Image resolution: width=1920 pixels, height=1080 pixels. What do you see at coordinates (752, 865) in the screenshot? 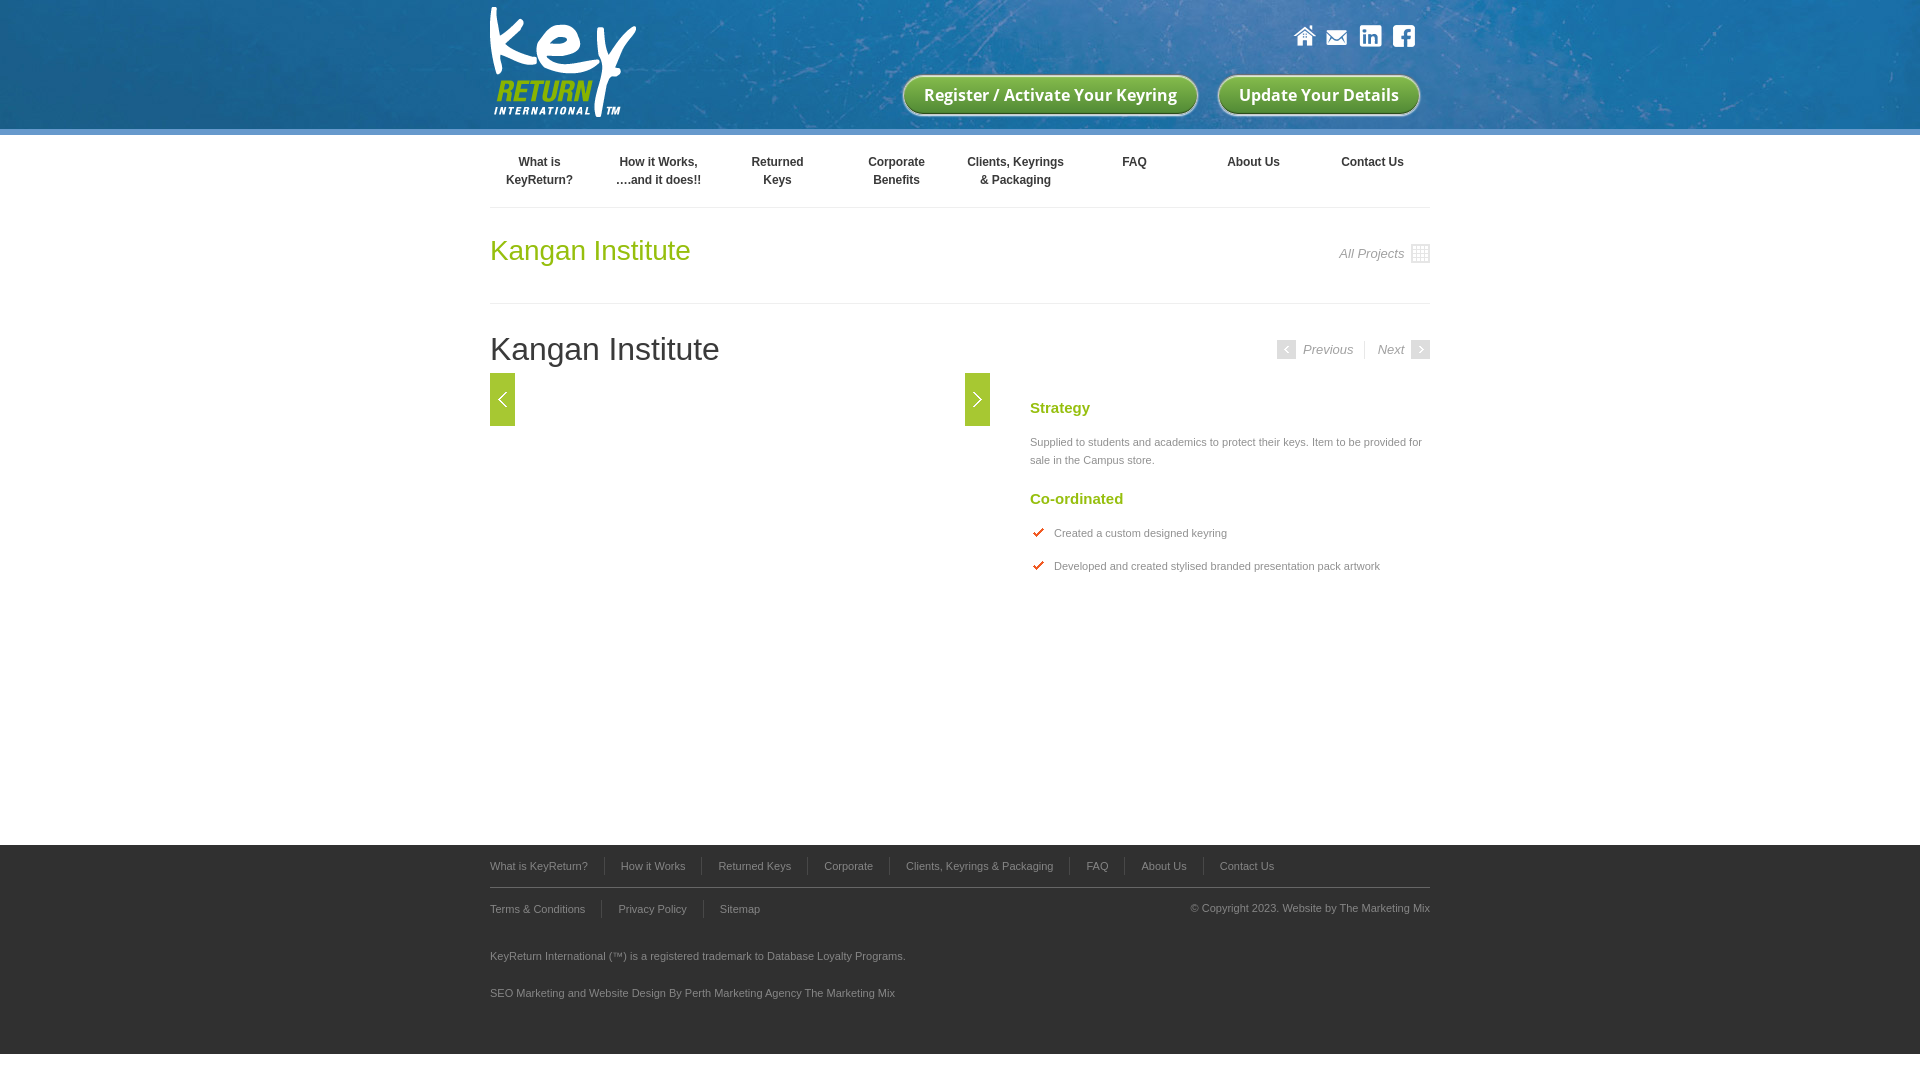
I see `'Returned Keys'` at bounding box center [752, 865].